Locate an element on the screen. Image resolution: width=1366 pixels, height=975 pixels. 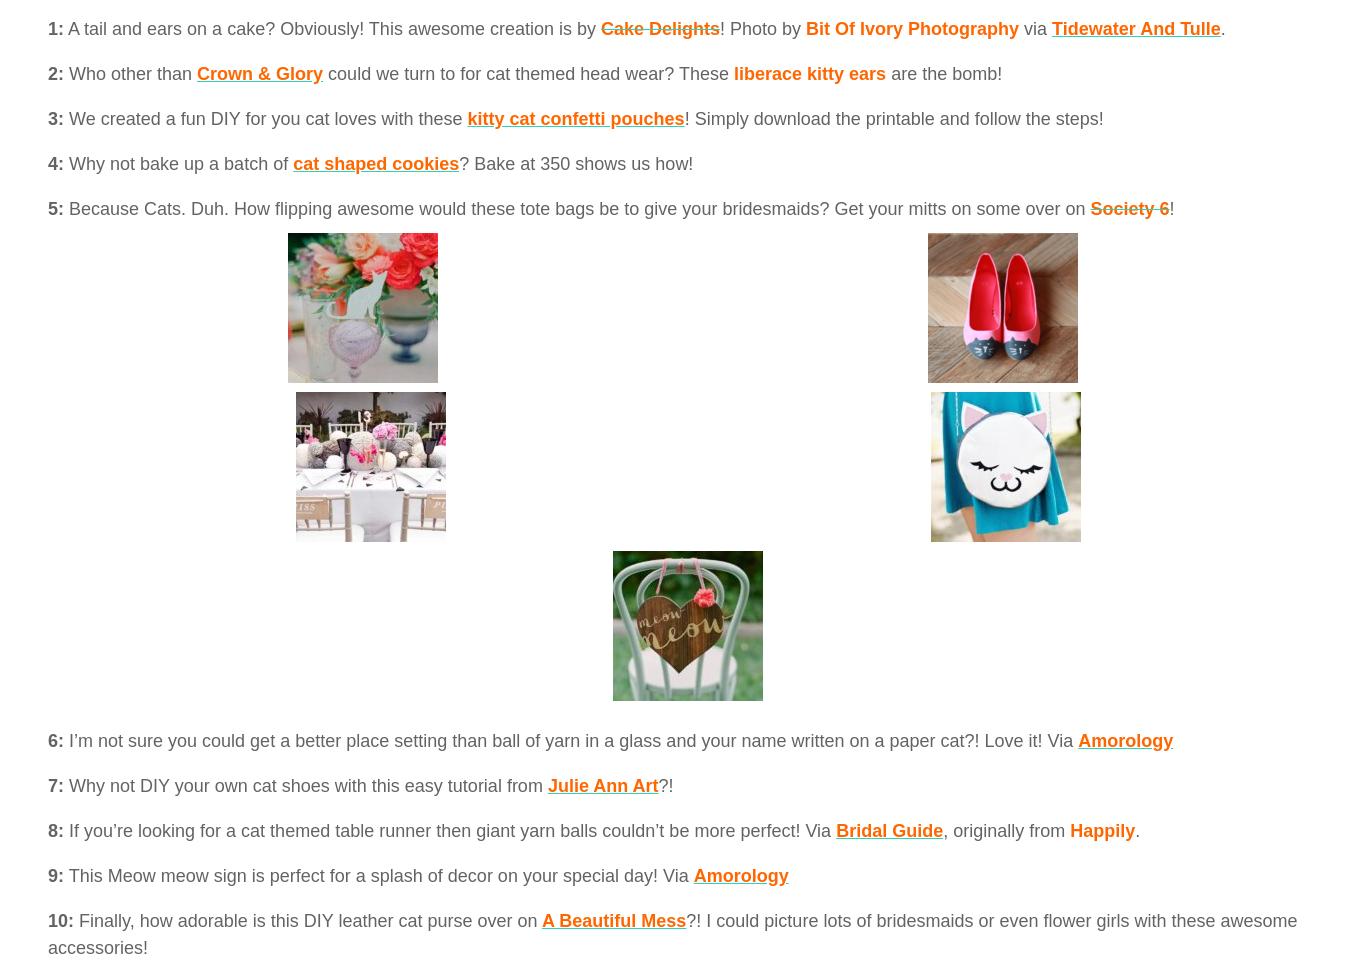
'8:' is located at coordinates (47, 830).